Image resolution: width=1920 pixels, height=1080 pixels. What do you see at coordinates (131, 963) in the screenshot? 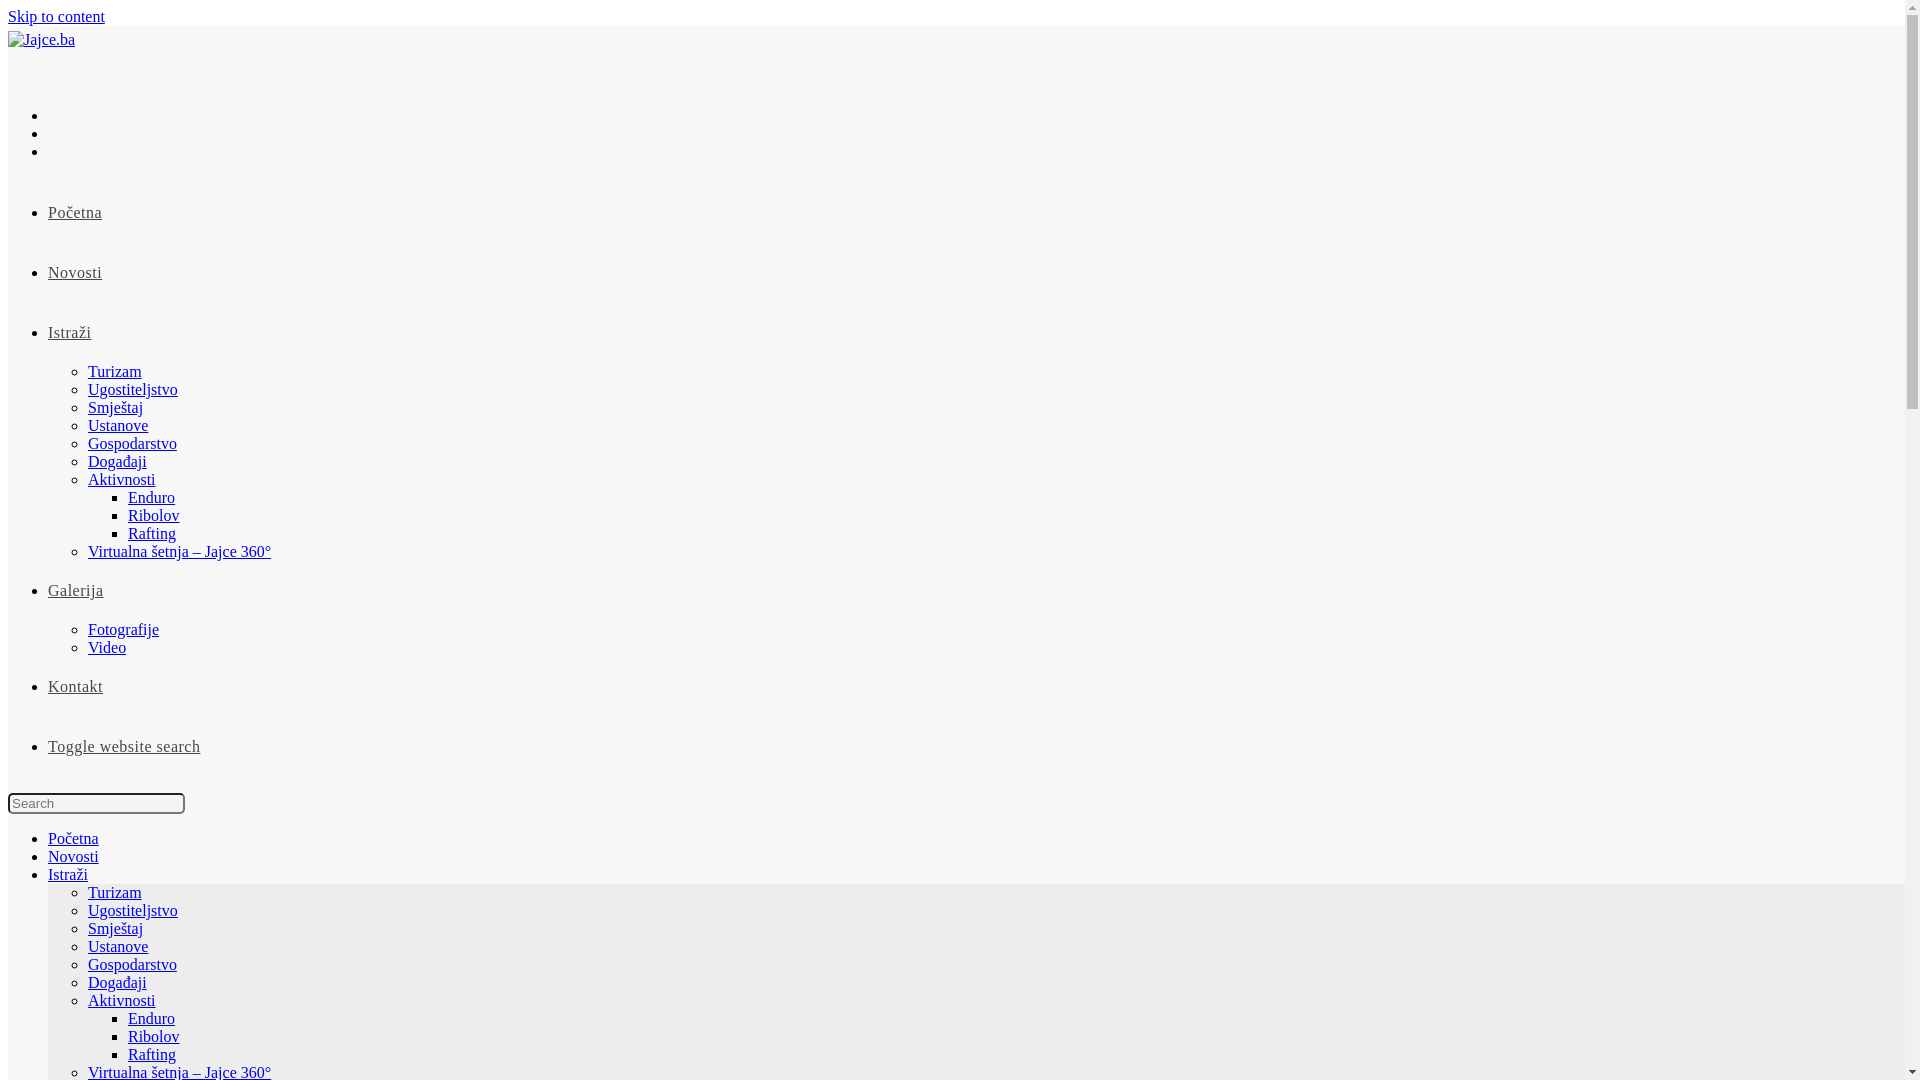
I see `'Gospodarstvo'` at bounding box center [131, 963].